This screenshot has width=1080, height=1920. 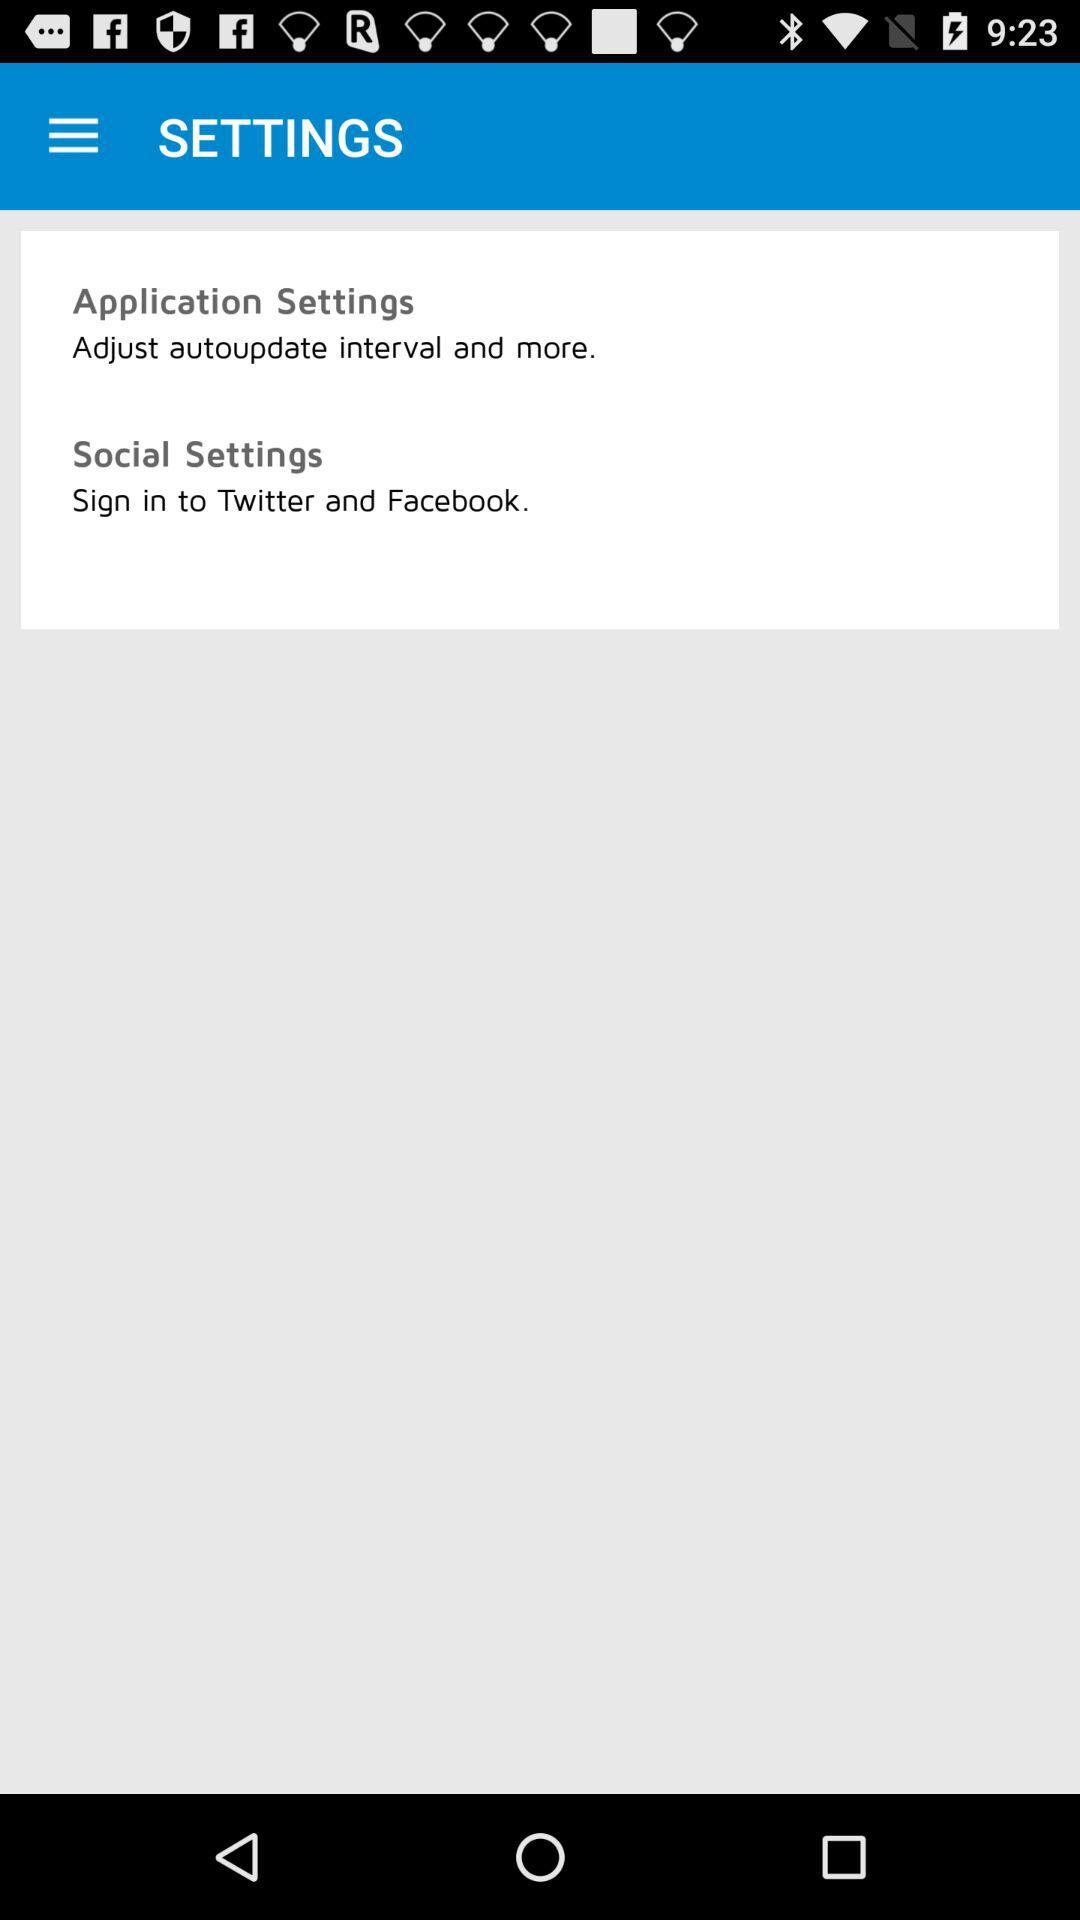 I want to click on app to the left of the settings app, so click(x=72, y=135).